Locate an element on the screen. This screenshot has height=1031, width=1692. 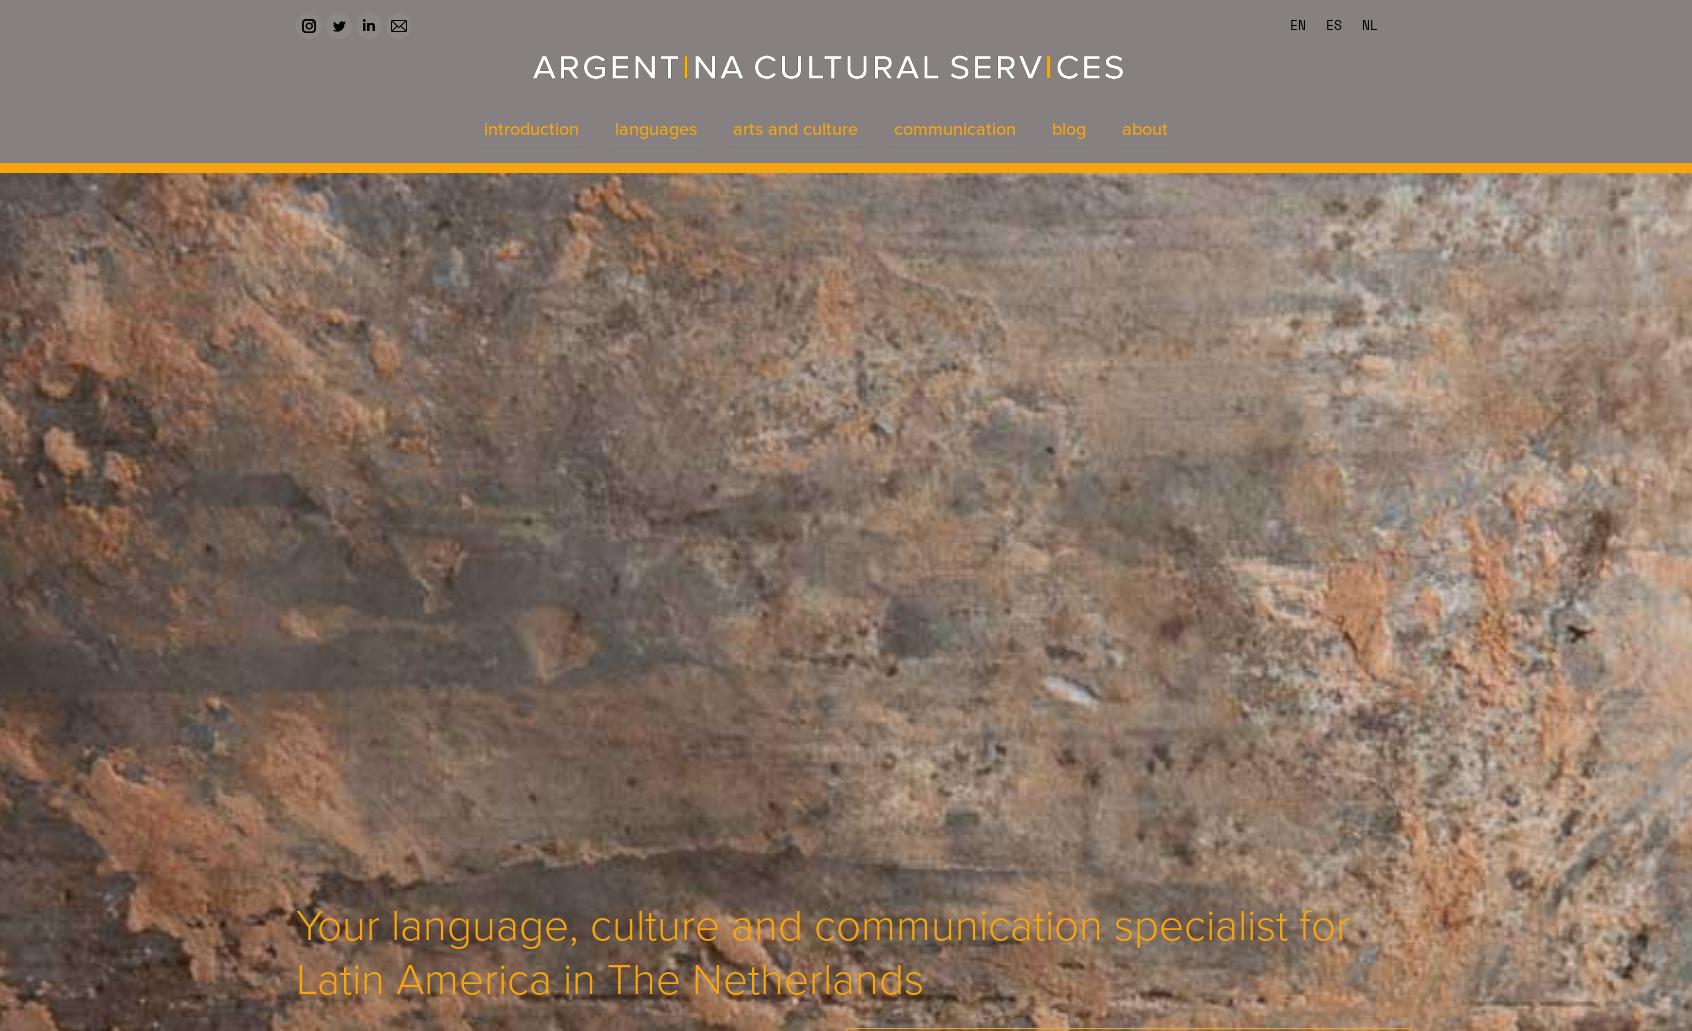
'Your language, culture and communication specialist for Latin America in The Netherlands' is located at coordinates (822, 951).